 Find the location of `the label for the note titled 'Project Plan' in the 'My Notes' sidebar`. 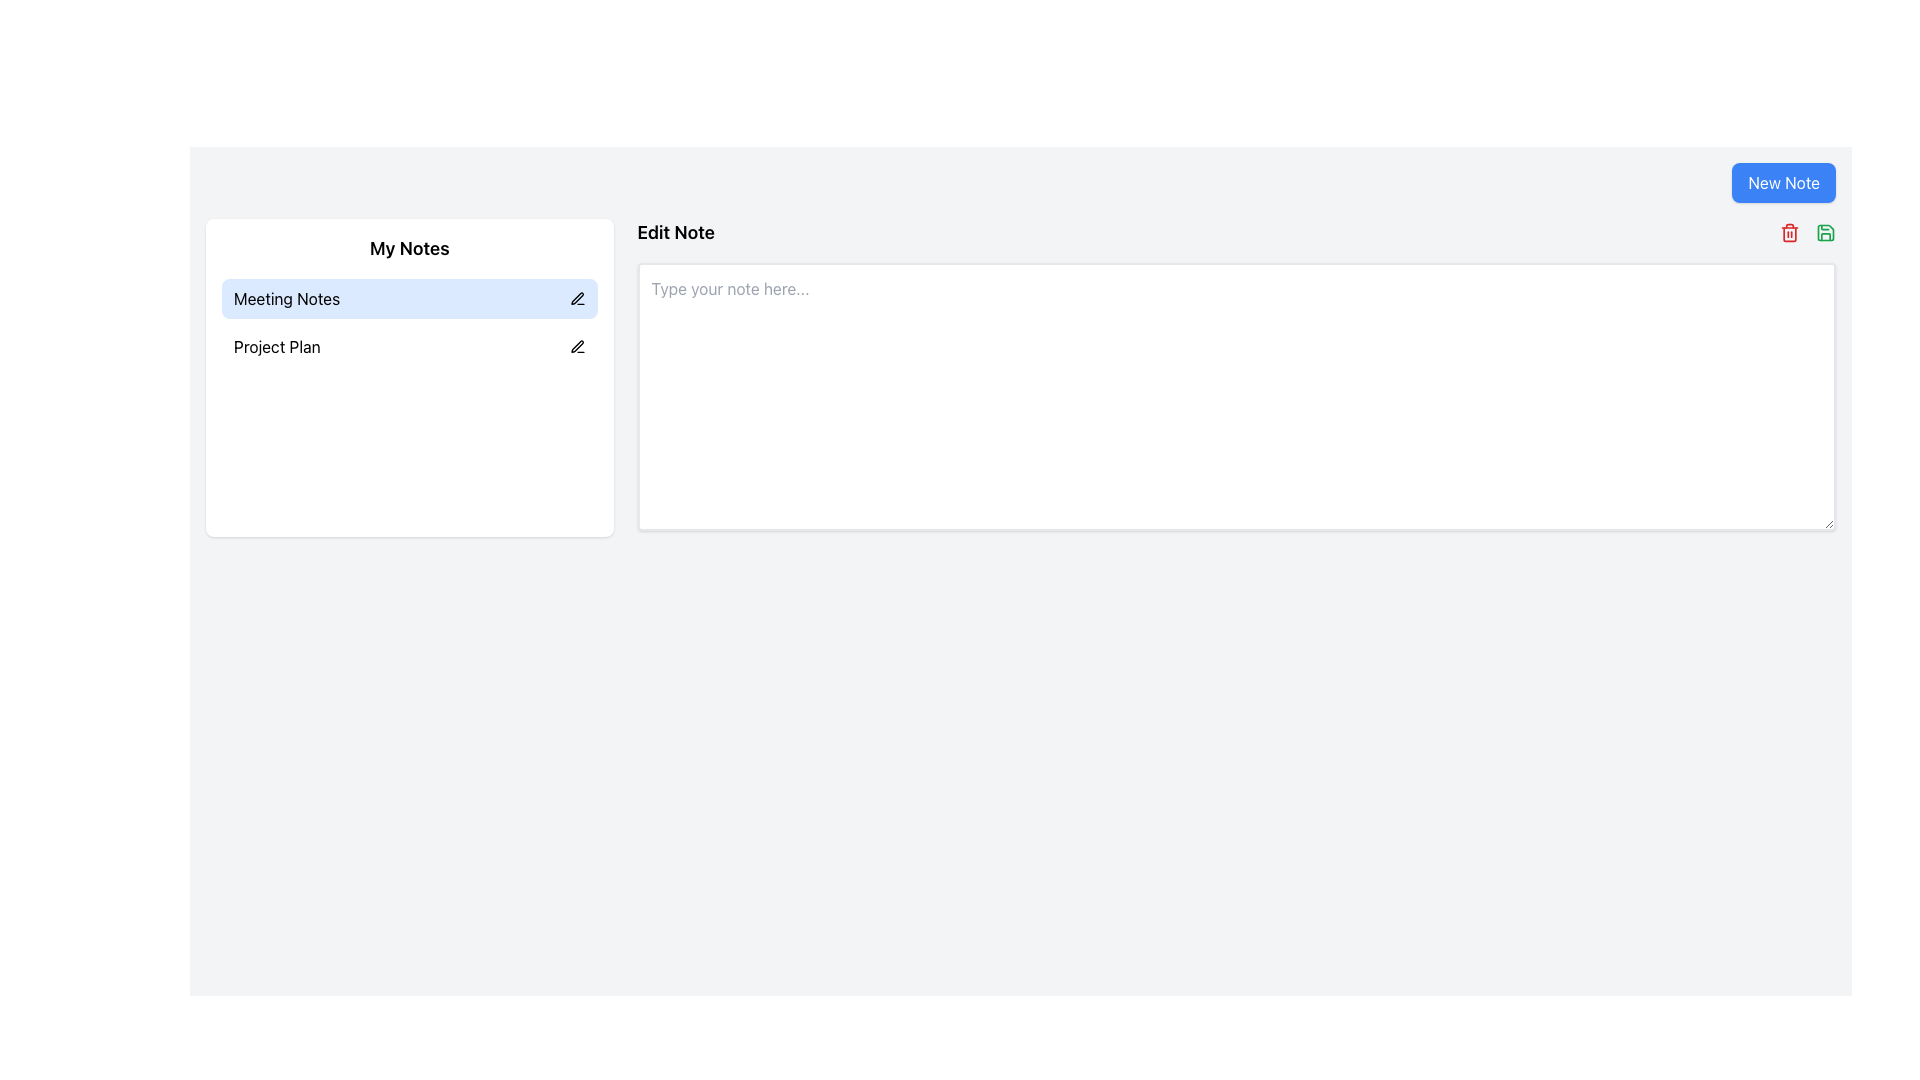

the label for the note titled 'Project Plan' in the 'My Notes' sidebar is located at coordinates (276, 346).